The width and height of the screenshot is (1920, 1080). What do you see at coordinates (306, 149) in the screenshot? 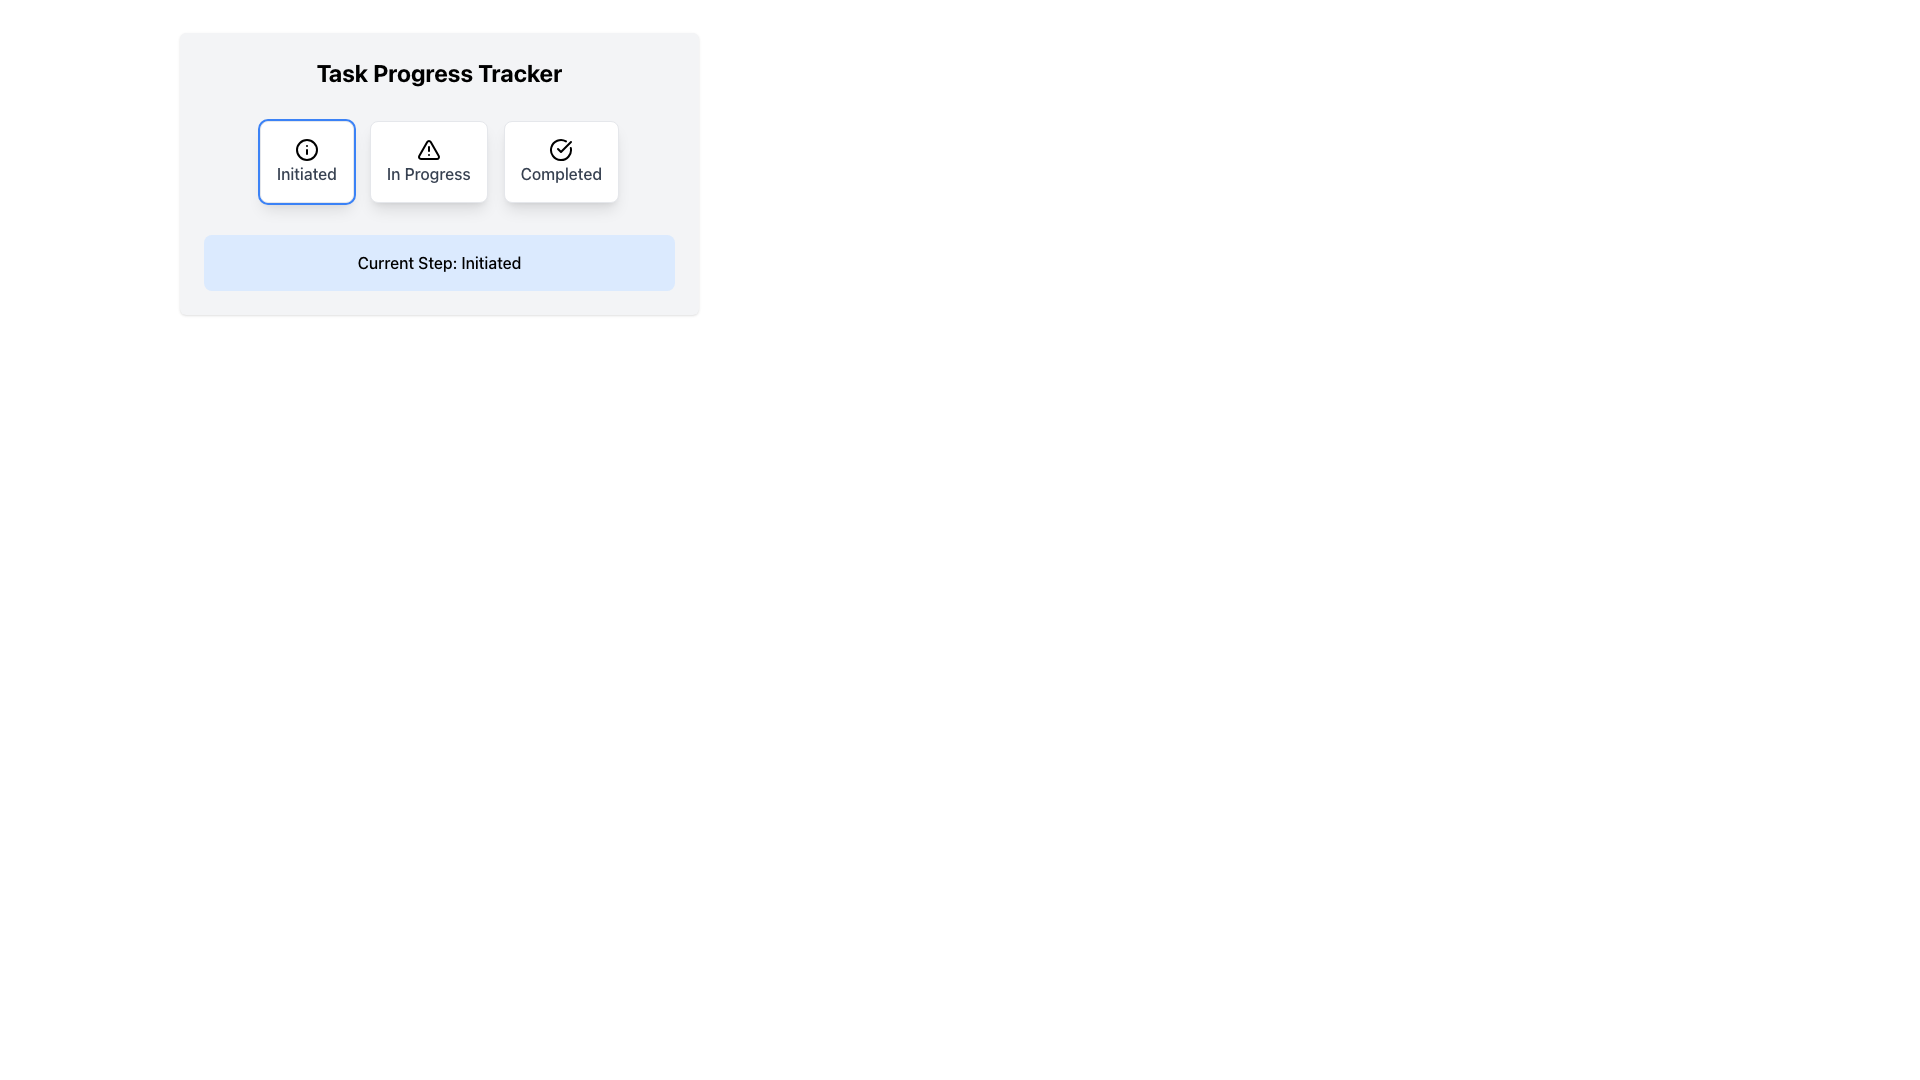
I see `the first step icon in the 'Initiated' section of the task progress tracker, which visually represents the informational state of the process stage` at bounding box center [306, 149].